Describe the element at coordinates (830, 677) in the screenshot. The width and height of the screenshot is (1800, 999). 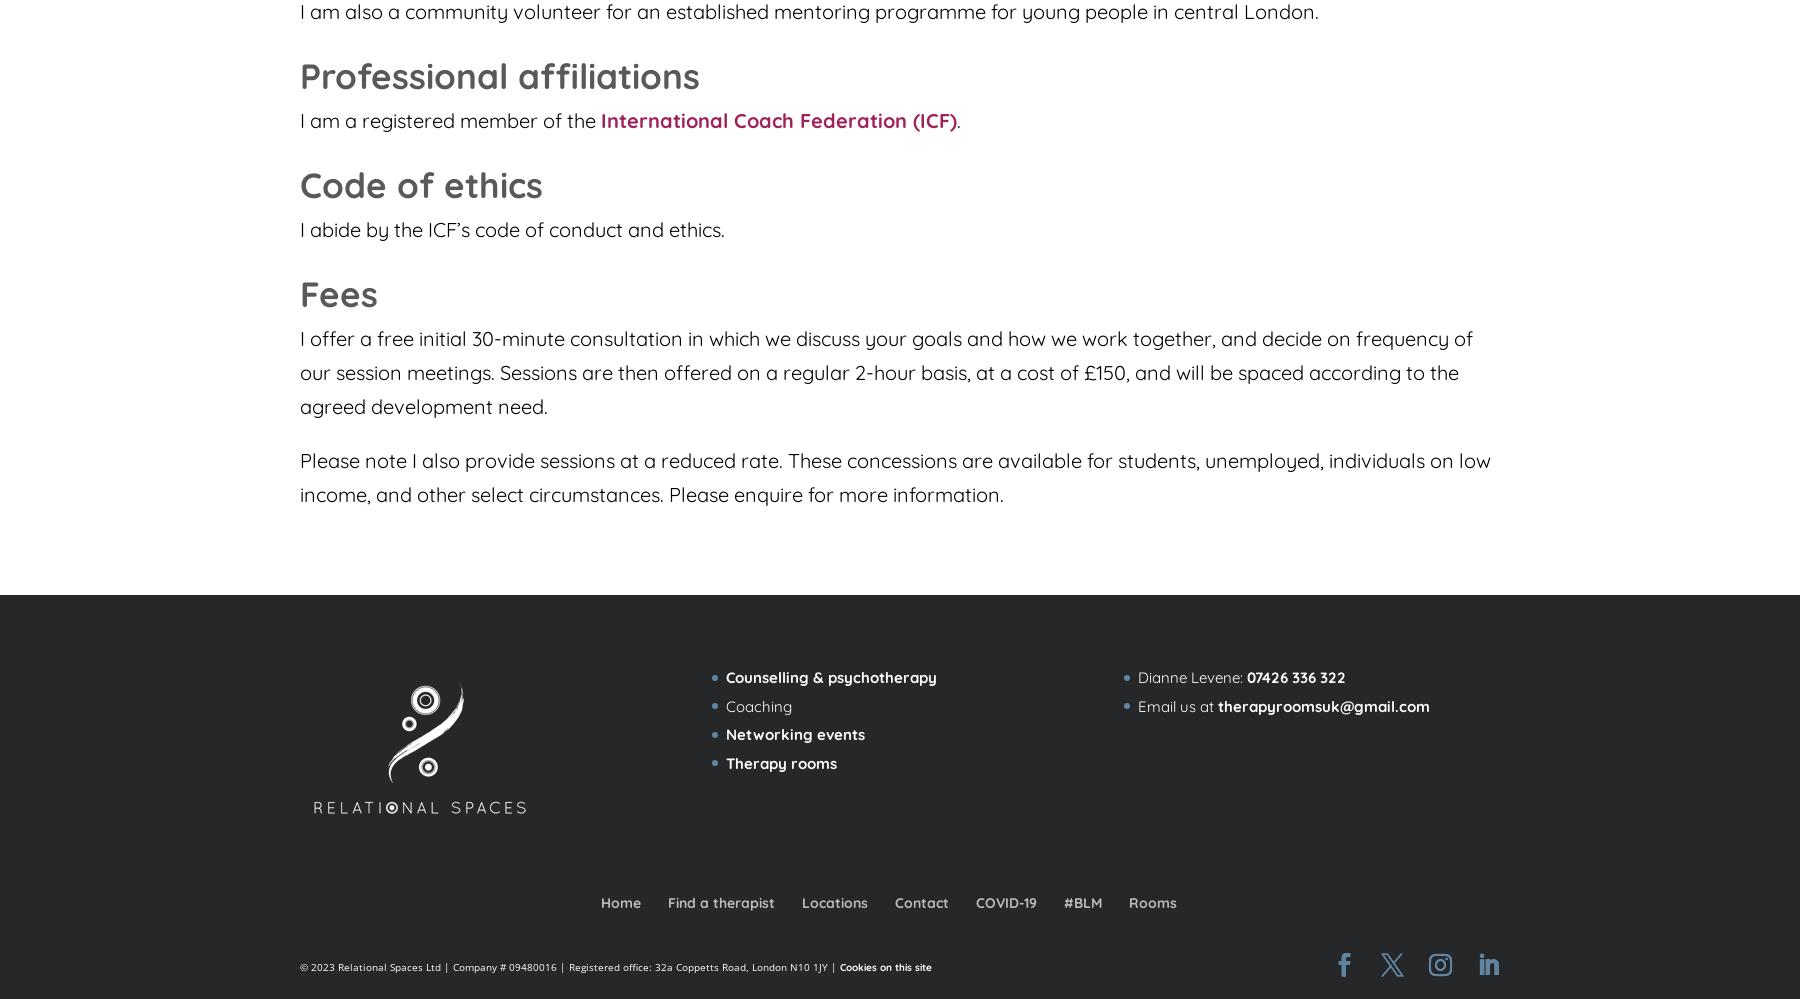
I see `'Counselling & psychotherapy'` at that location.